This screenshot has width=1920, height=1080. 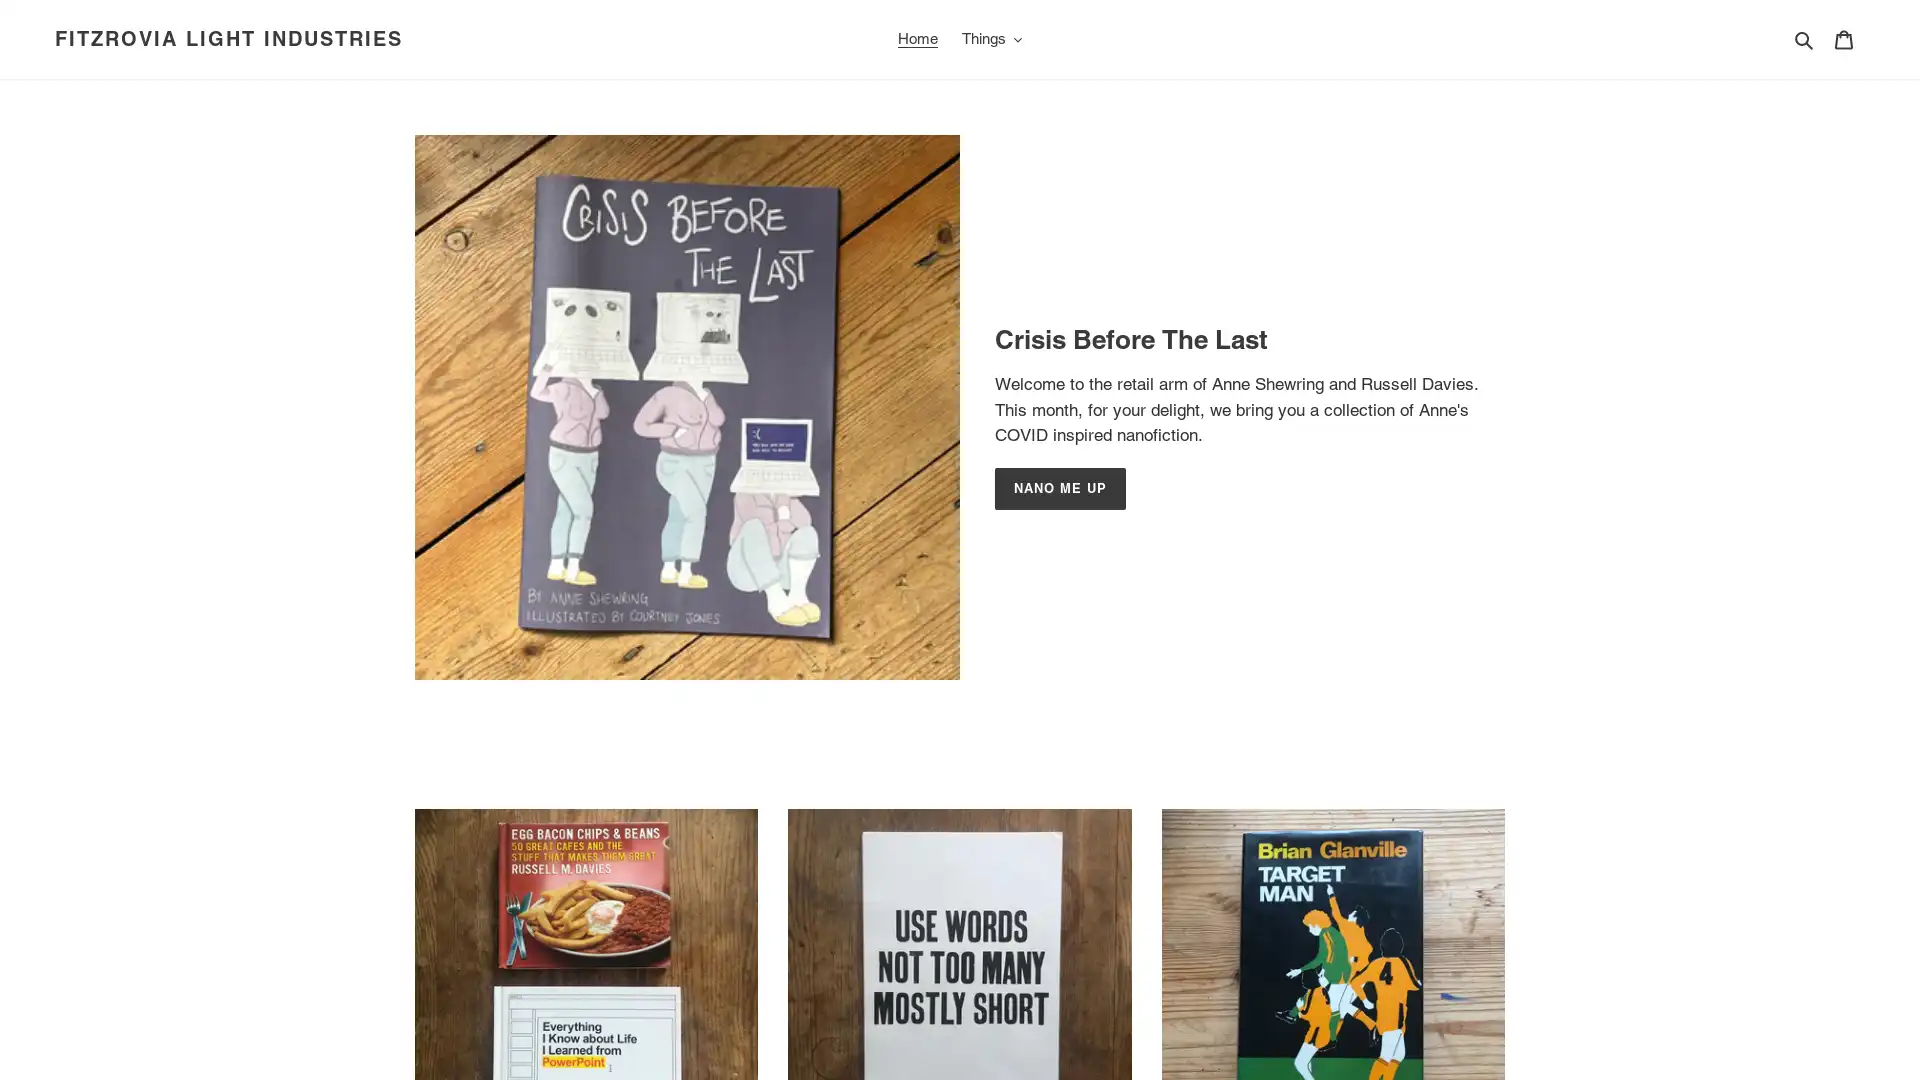 I want to click on Things, so click(x=991, y=38).